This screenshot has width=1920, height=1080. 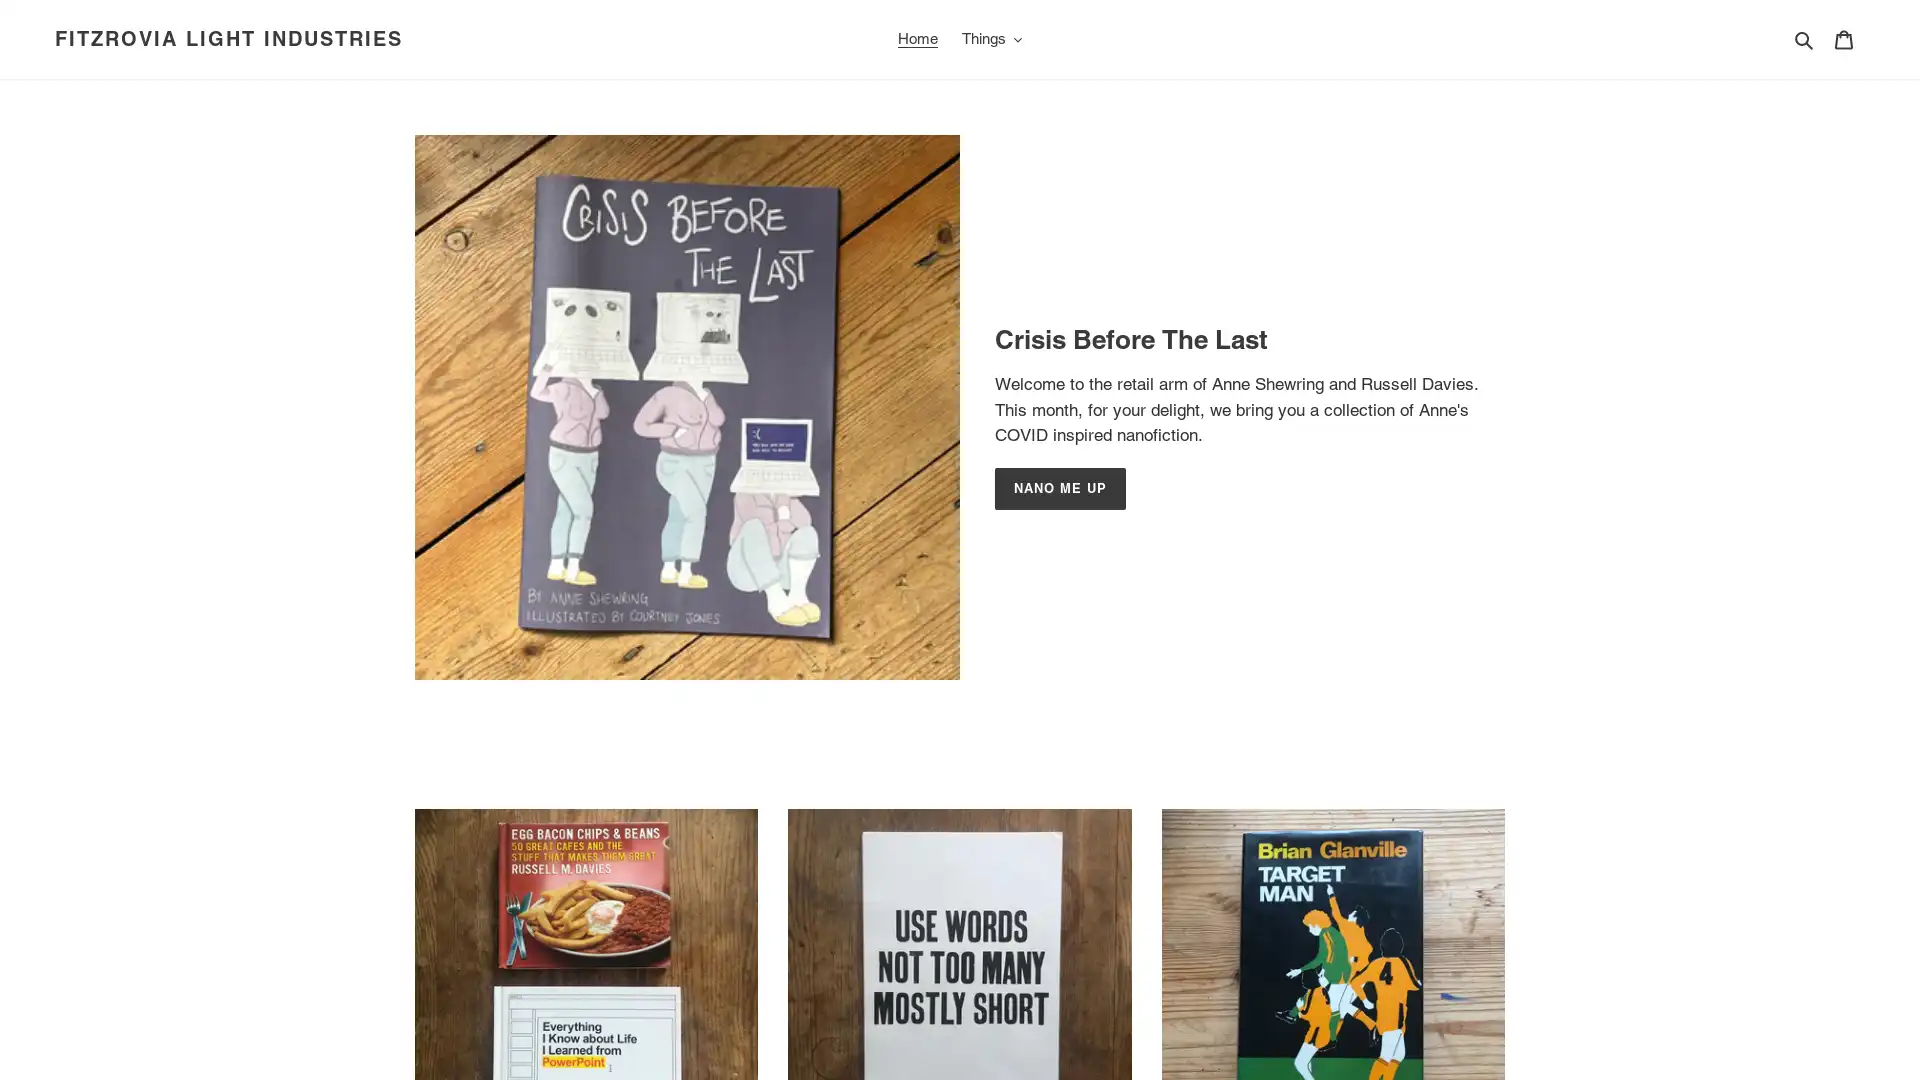 I want to click on Things, so click(x=991, y=38).